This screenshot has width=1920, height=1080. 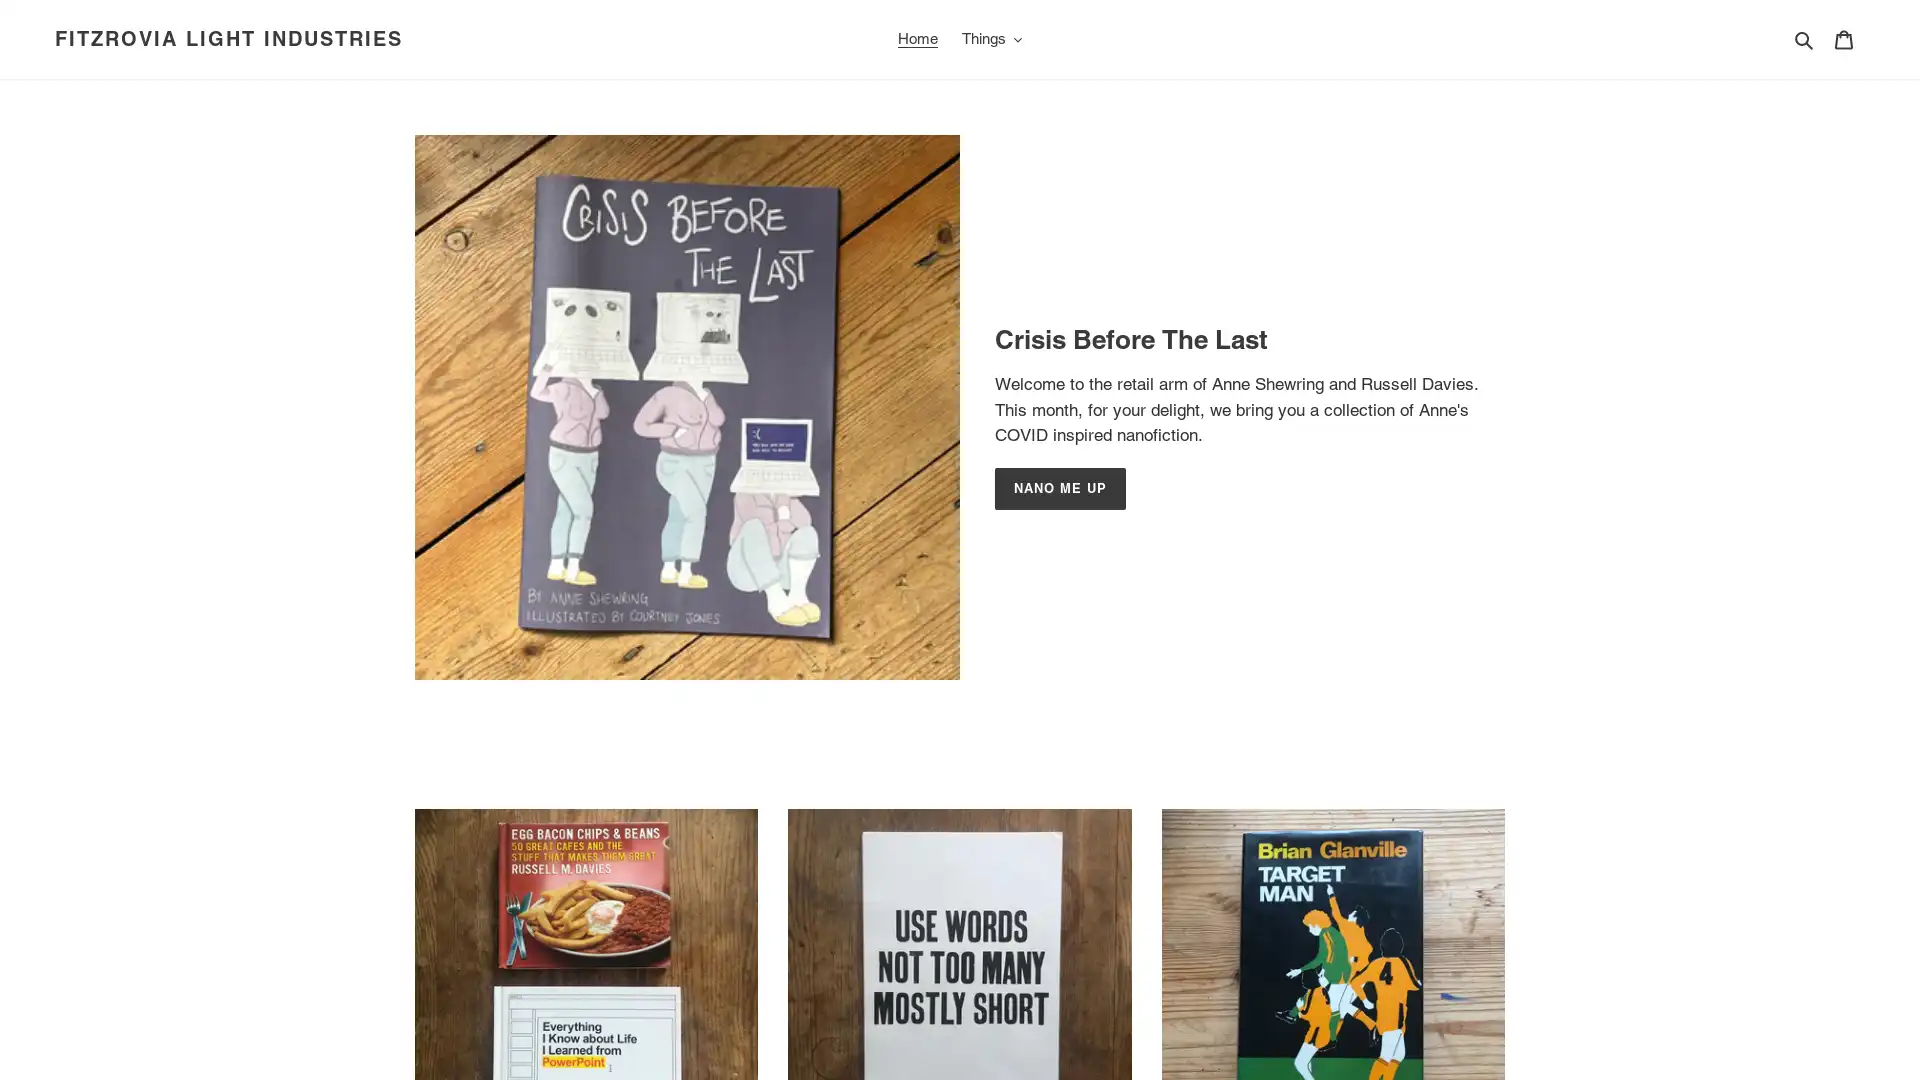 I want to click on Things, so click(x=991, y=38).